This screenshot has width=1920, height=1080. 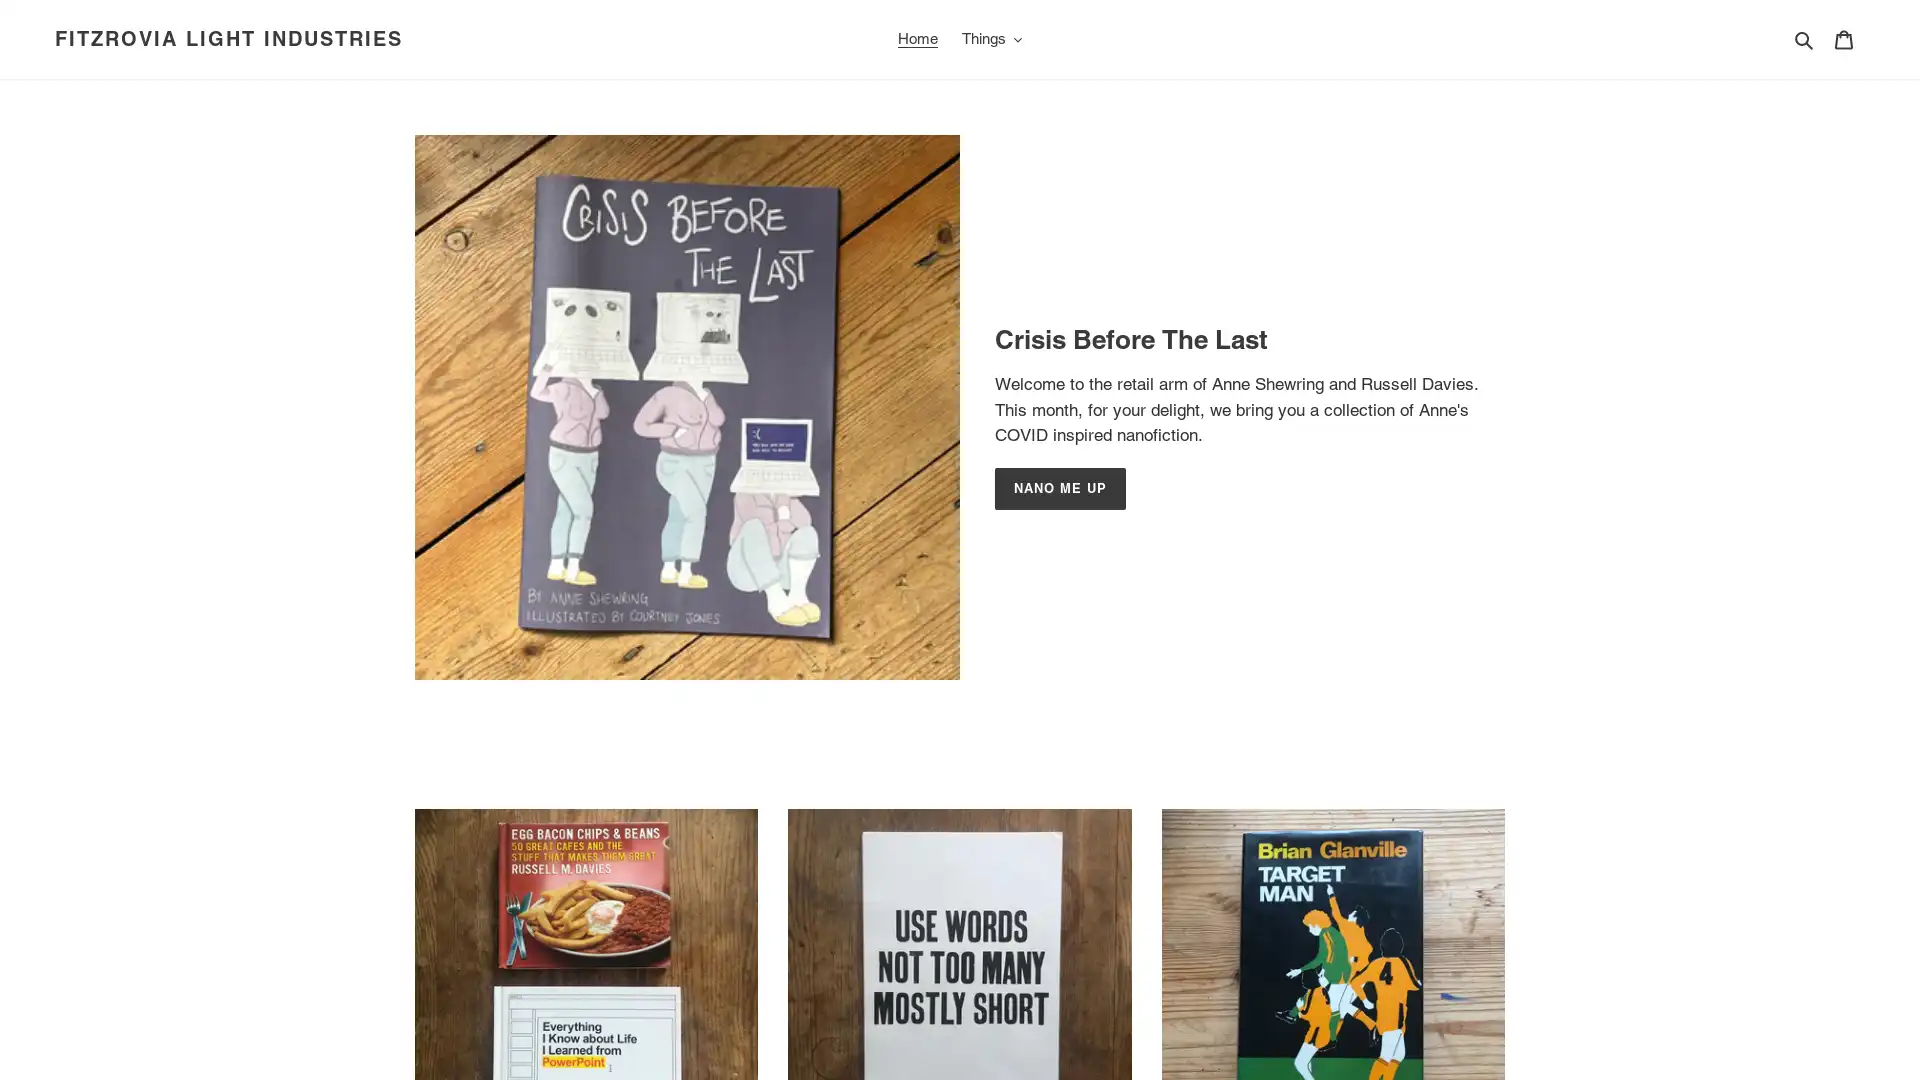 I want to click on Things, so click(x=991, y=38).